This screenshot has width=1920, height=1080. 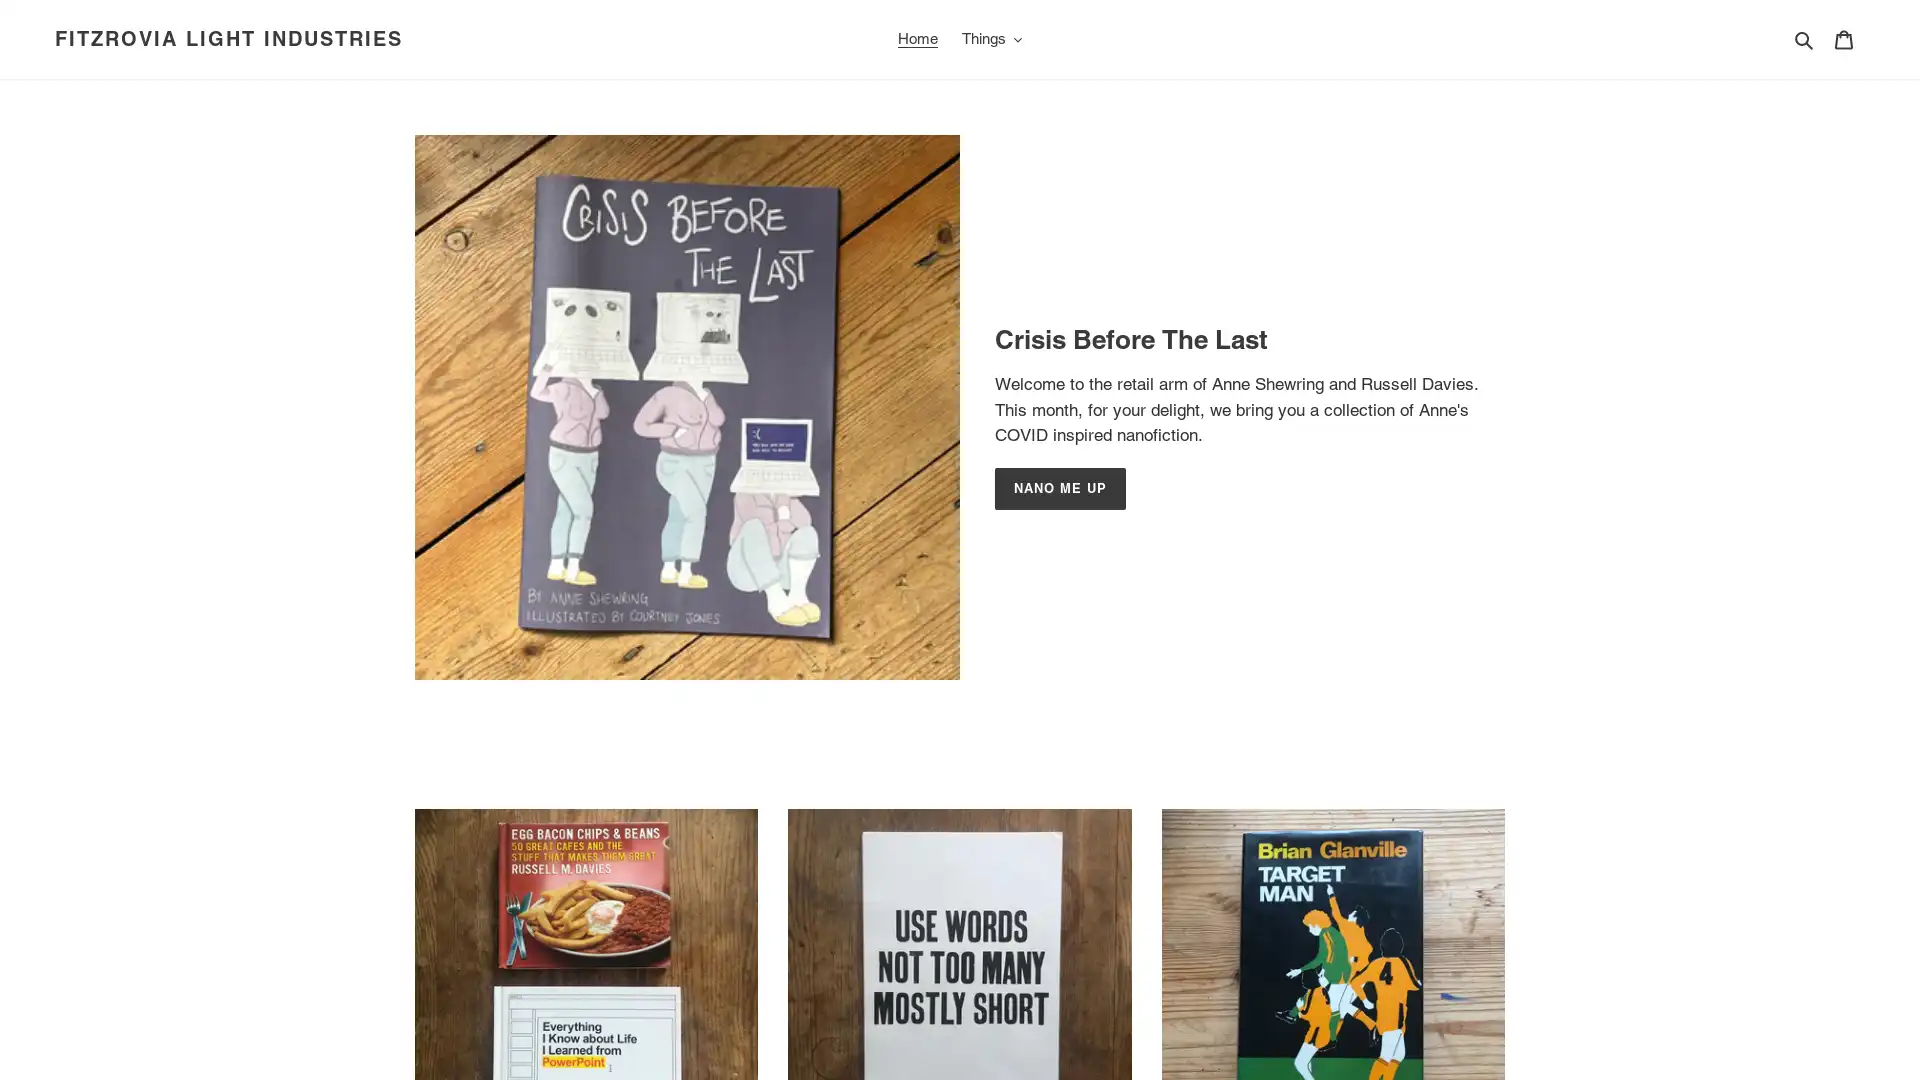 I want to click on Things, so click(x=991, y=38).